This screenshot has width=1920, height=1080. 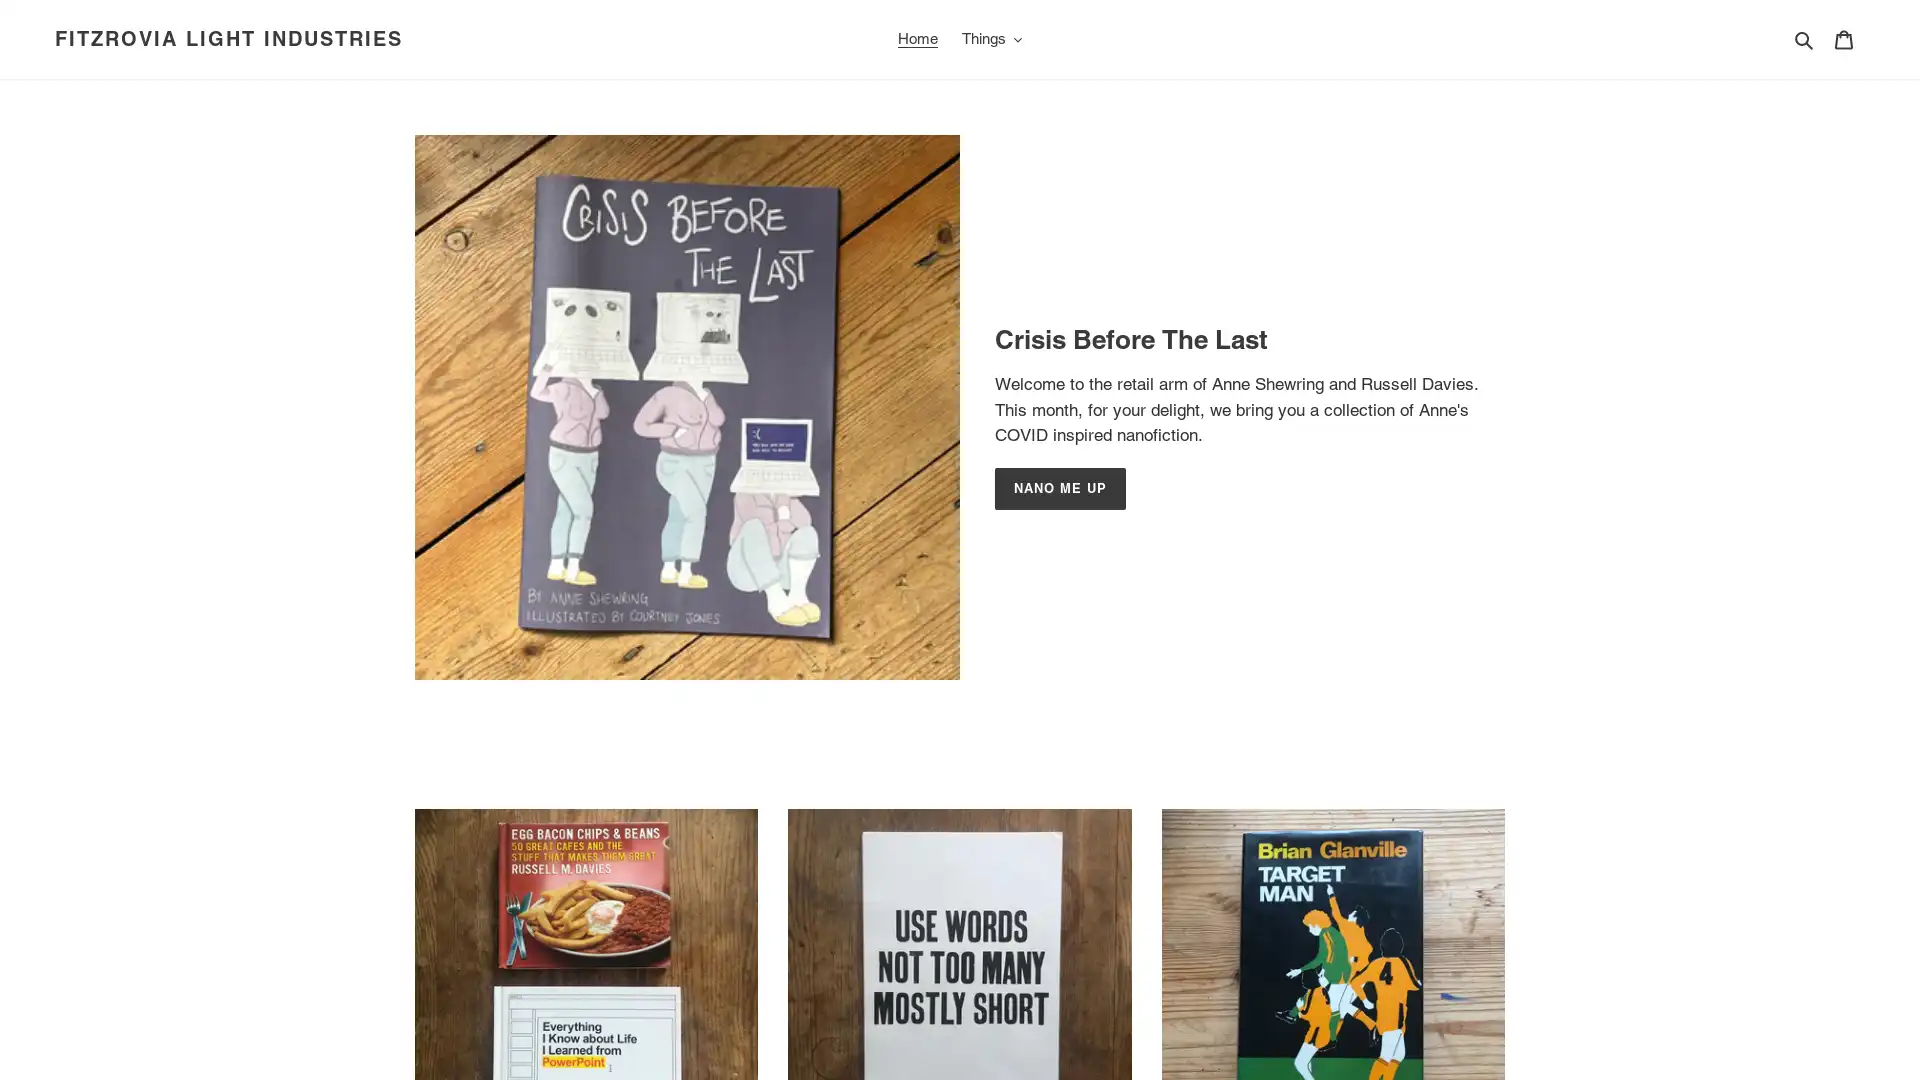 I want to click on Things, so click(x=991, y=38).